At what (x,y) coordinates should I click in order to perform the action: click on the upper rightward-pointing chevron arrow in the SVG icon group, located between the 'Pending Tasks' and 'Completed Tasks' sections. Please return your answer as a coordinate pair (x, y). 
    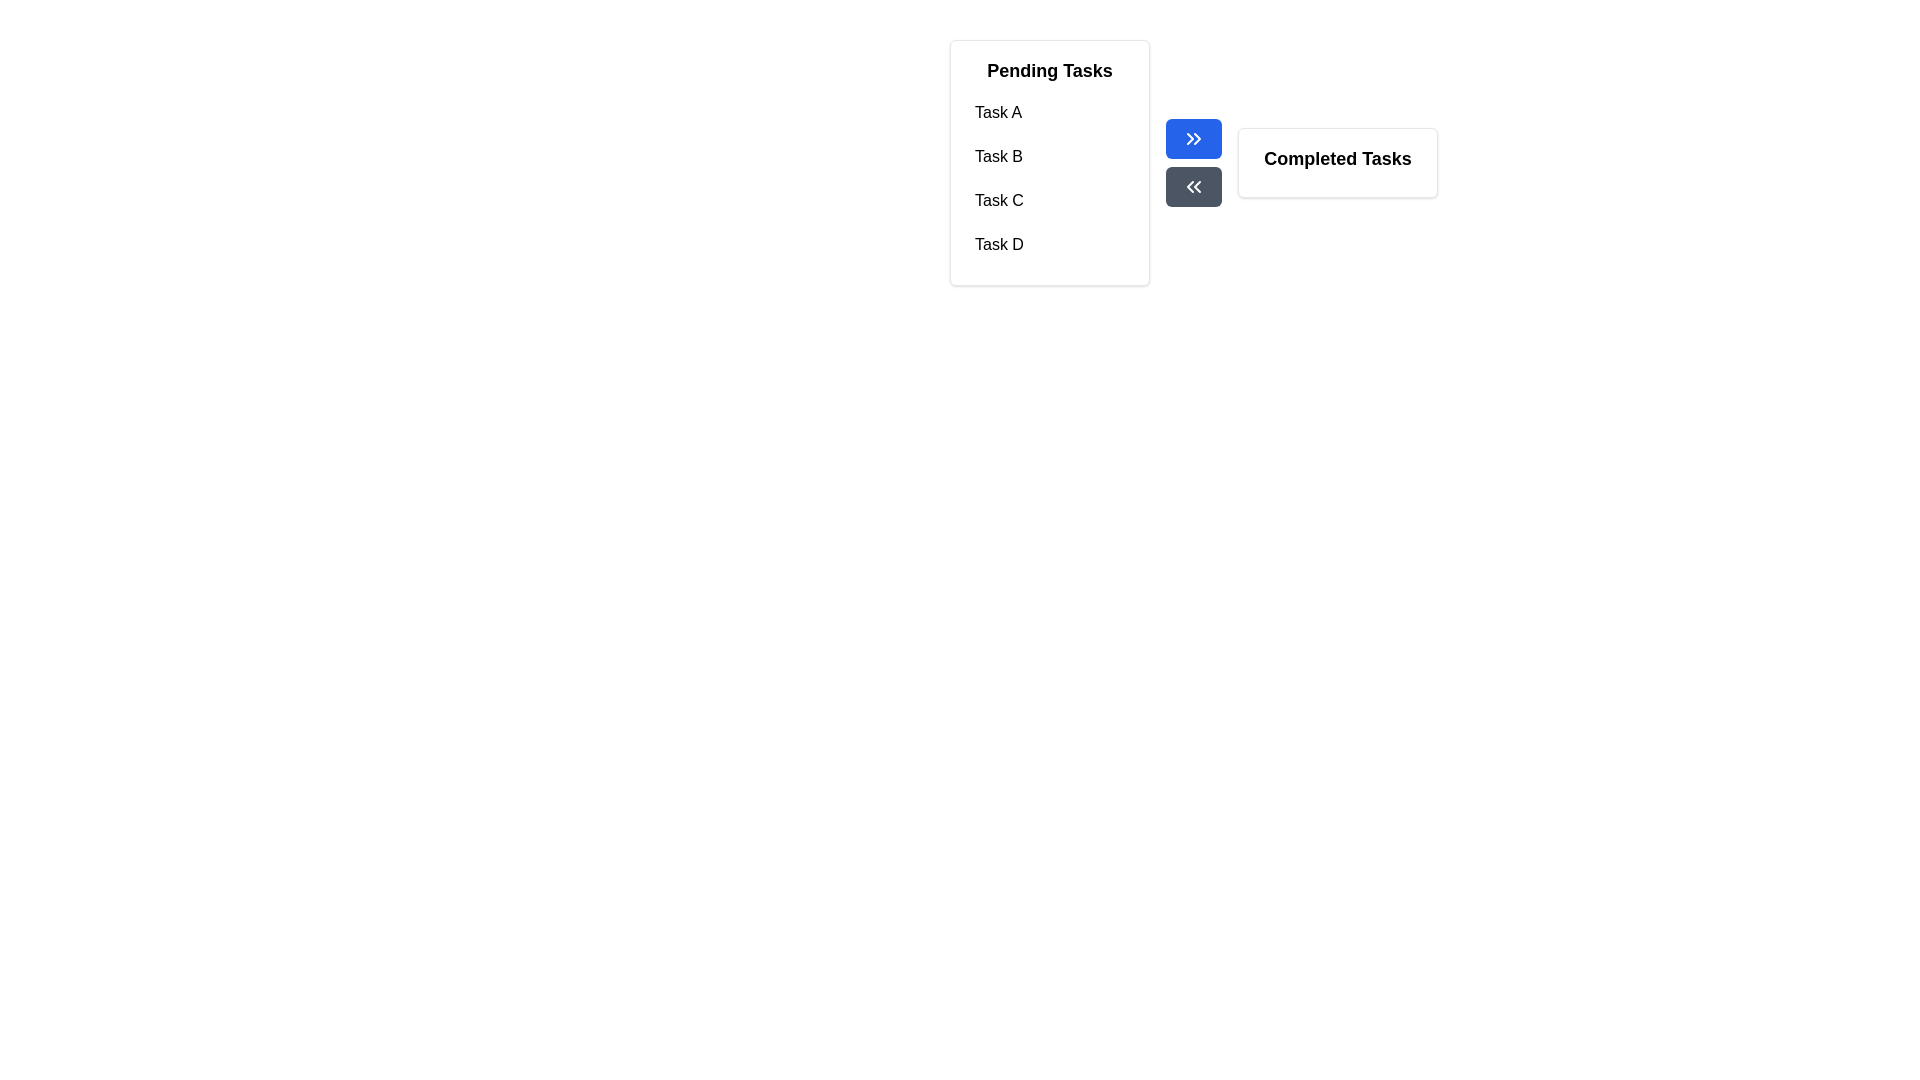
    Looking at the image, I should click on (1190, 137).